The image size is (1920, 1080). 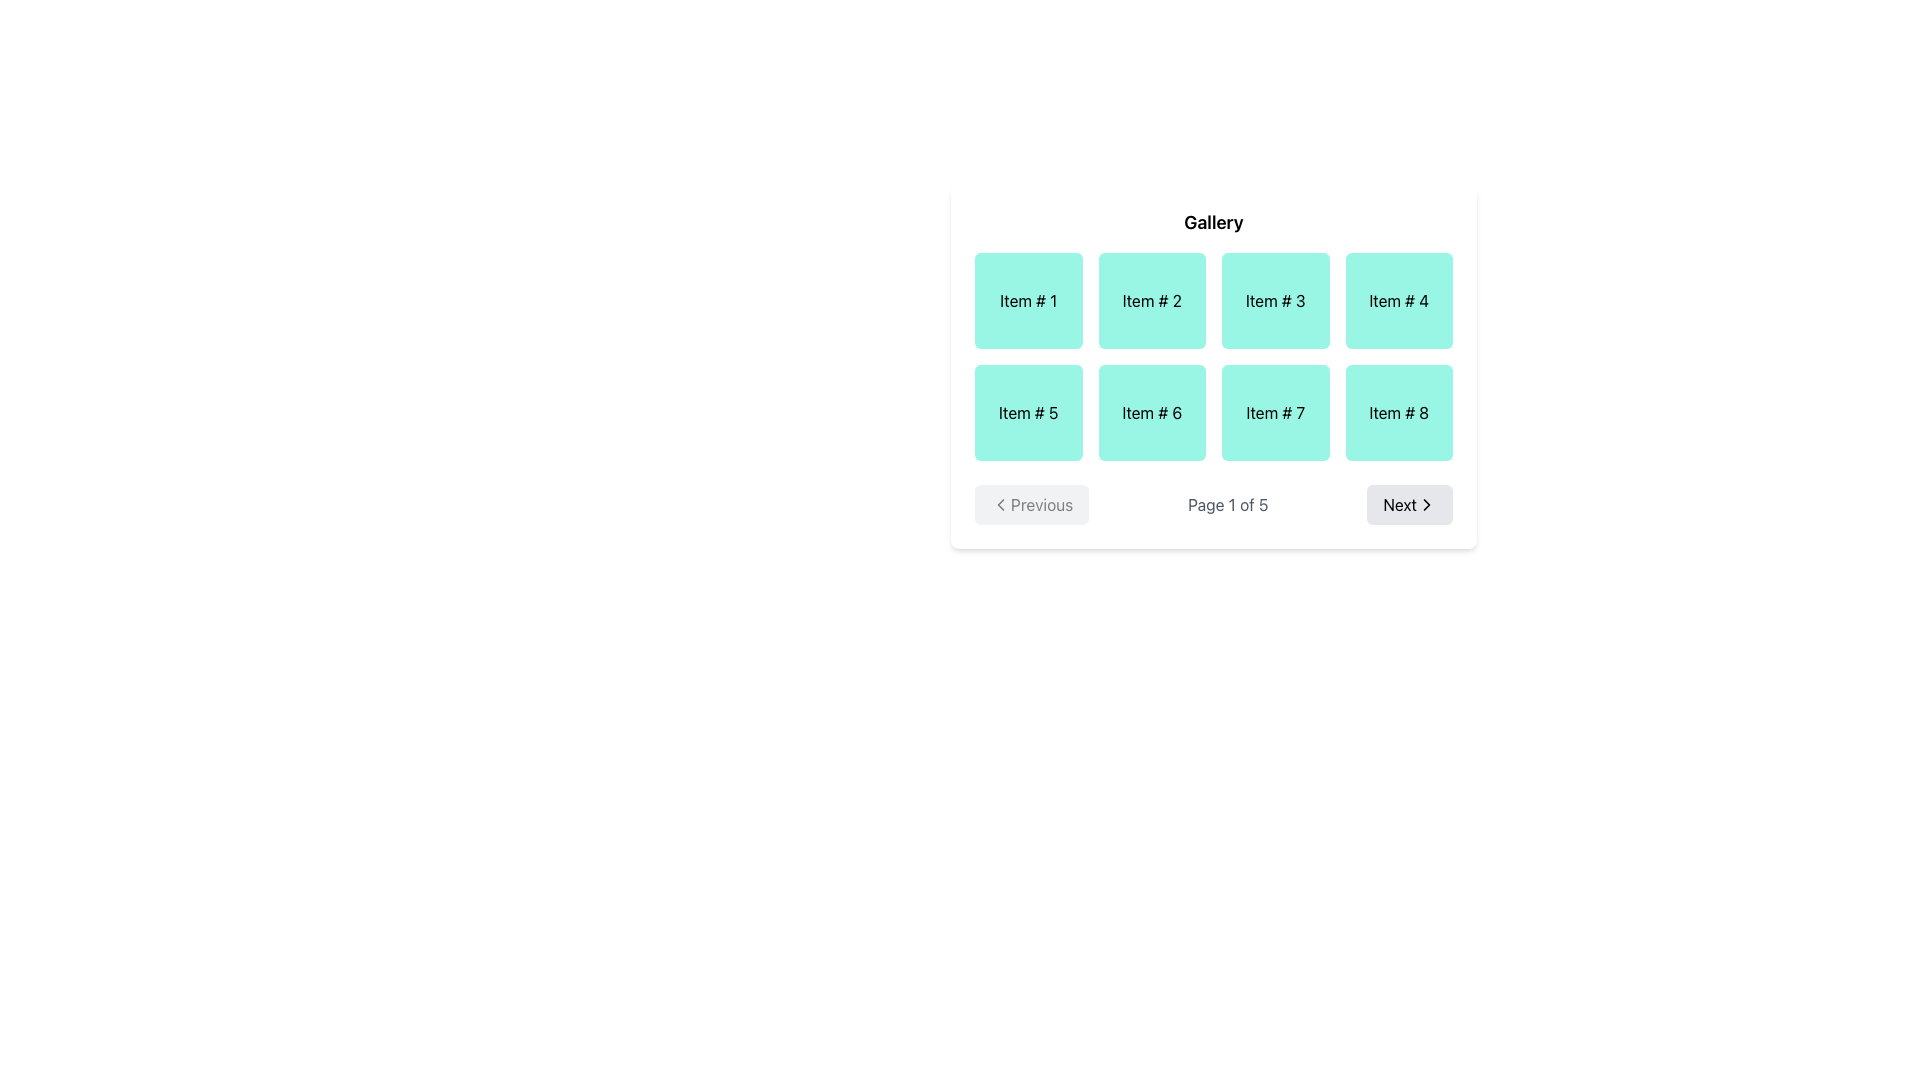 I want to click on the text label 'Item #1' located in the top-left corner of the first teal box in the gallery grid, so click(x=1028, y=300).